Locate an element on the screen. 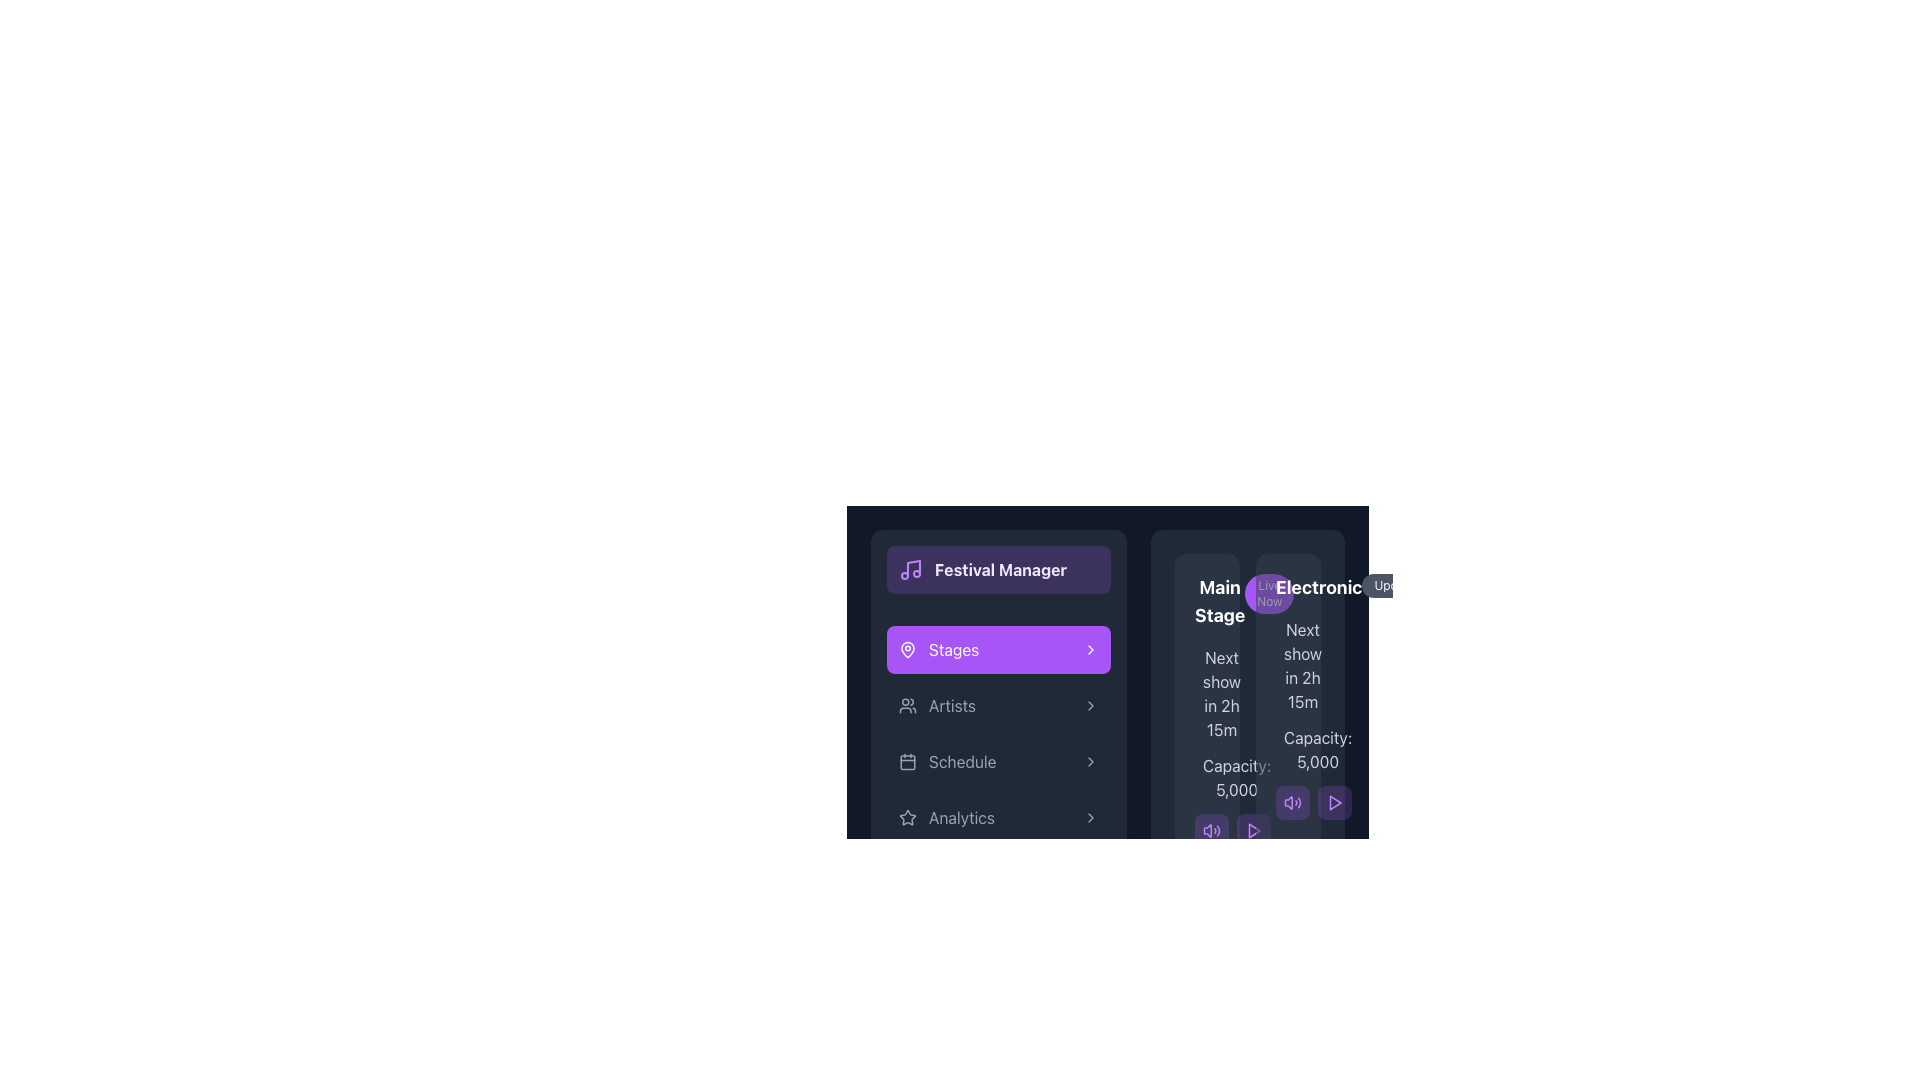 The height and width of the screenshot is (1080, 1920). the audio-related icon button featuring a volume symbol, which is the leftmost of three similar icons located below the 'Electronic' text in the second card of the interface is located at coordinates (1206, 830).